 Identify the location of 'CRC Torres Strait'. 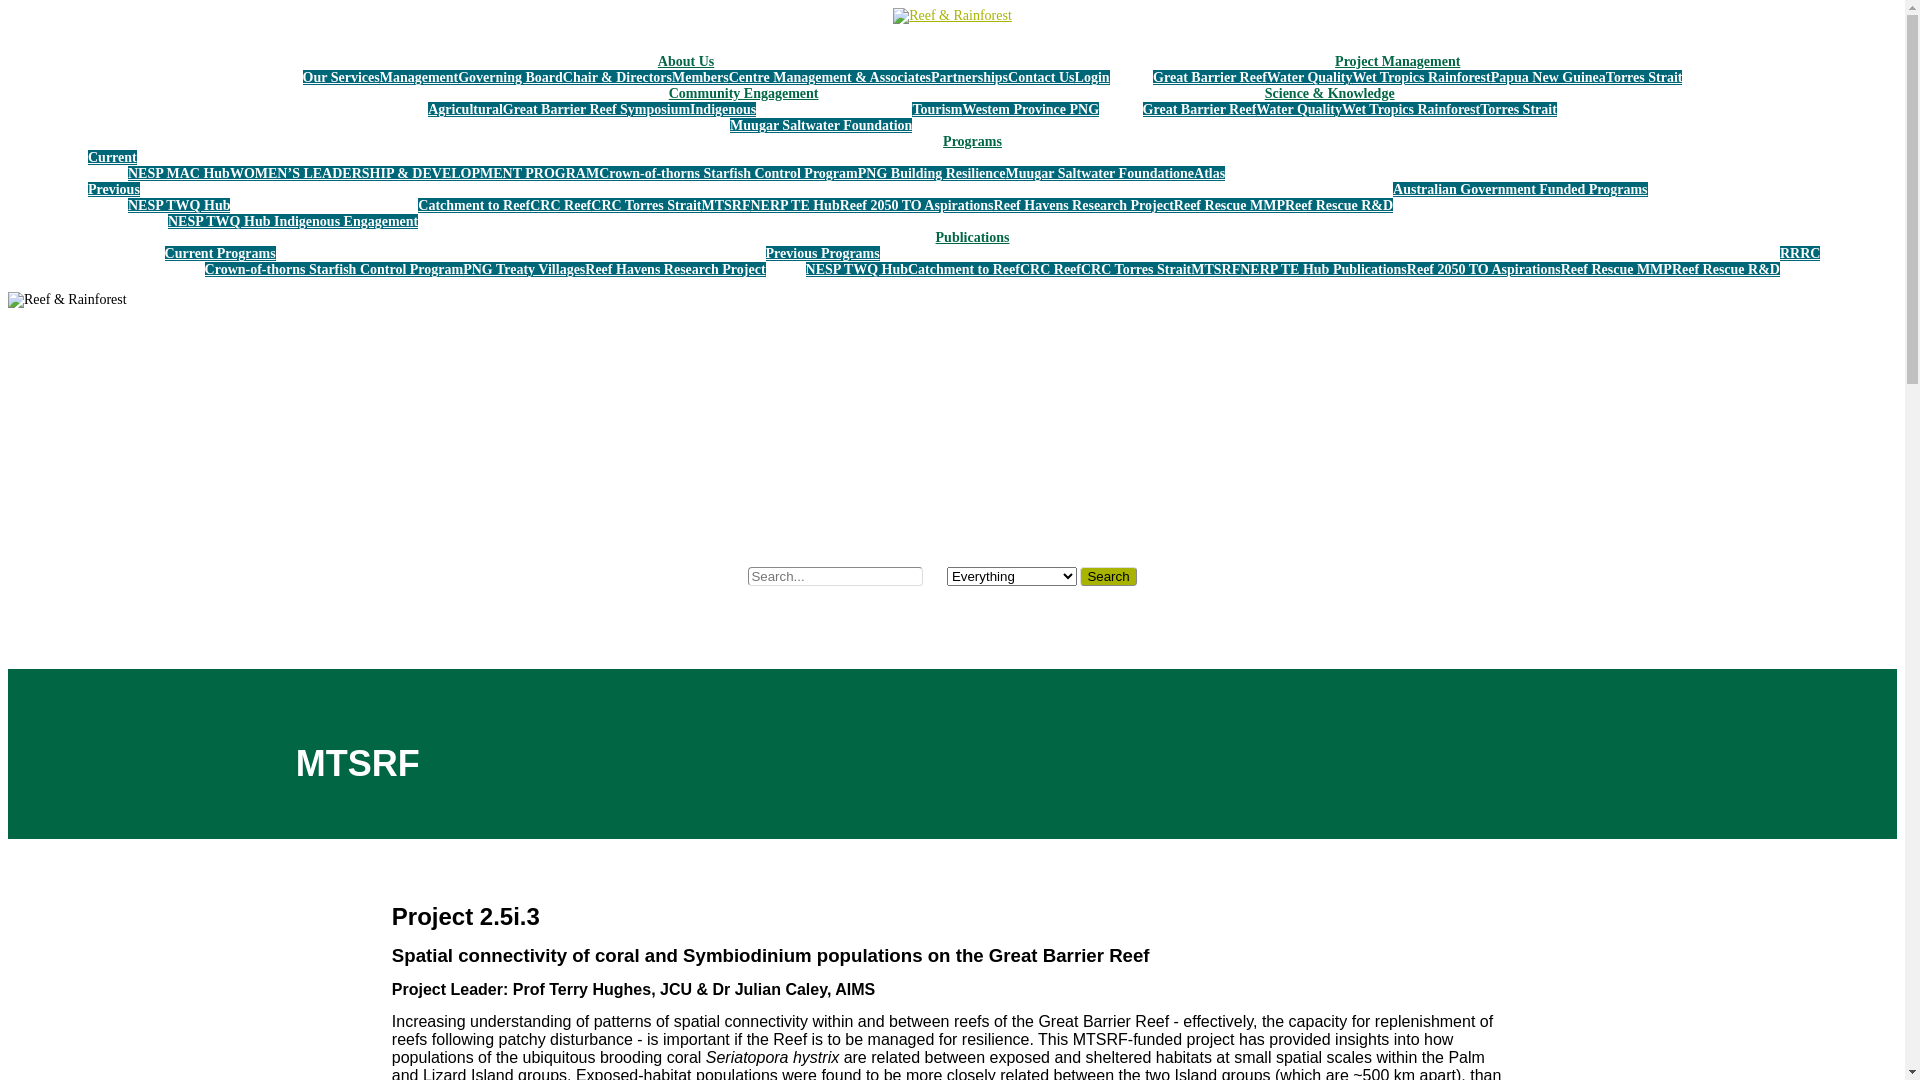
(646, 205).